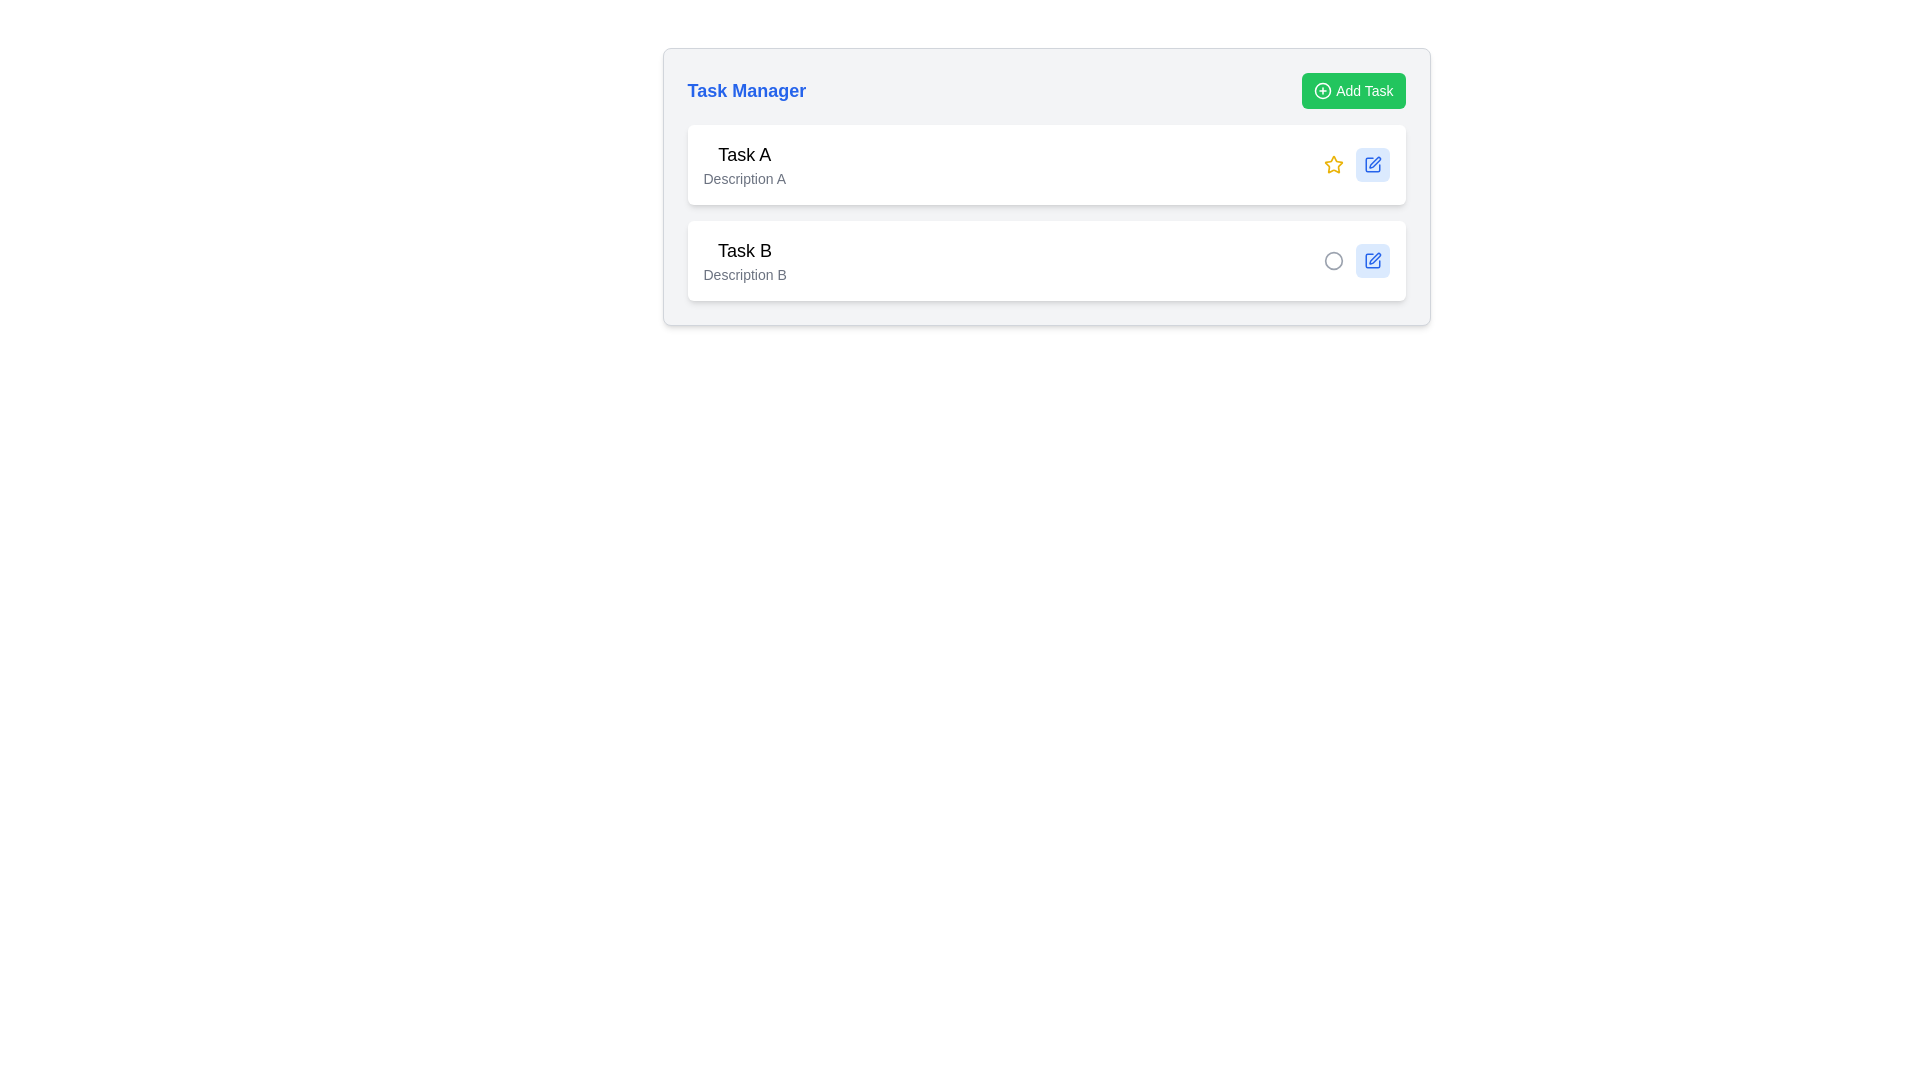  I want to click on the 'edit' button located on the rightmost side of the row for 'Task B', which allows users to modify the task details, so click(1371, 260).